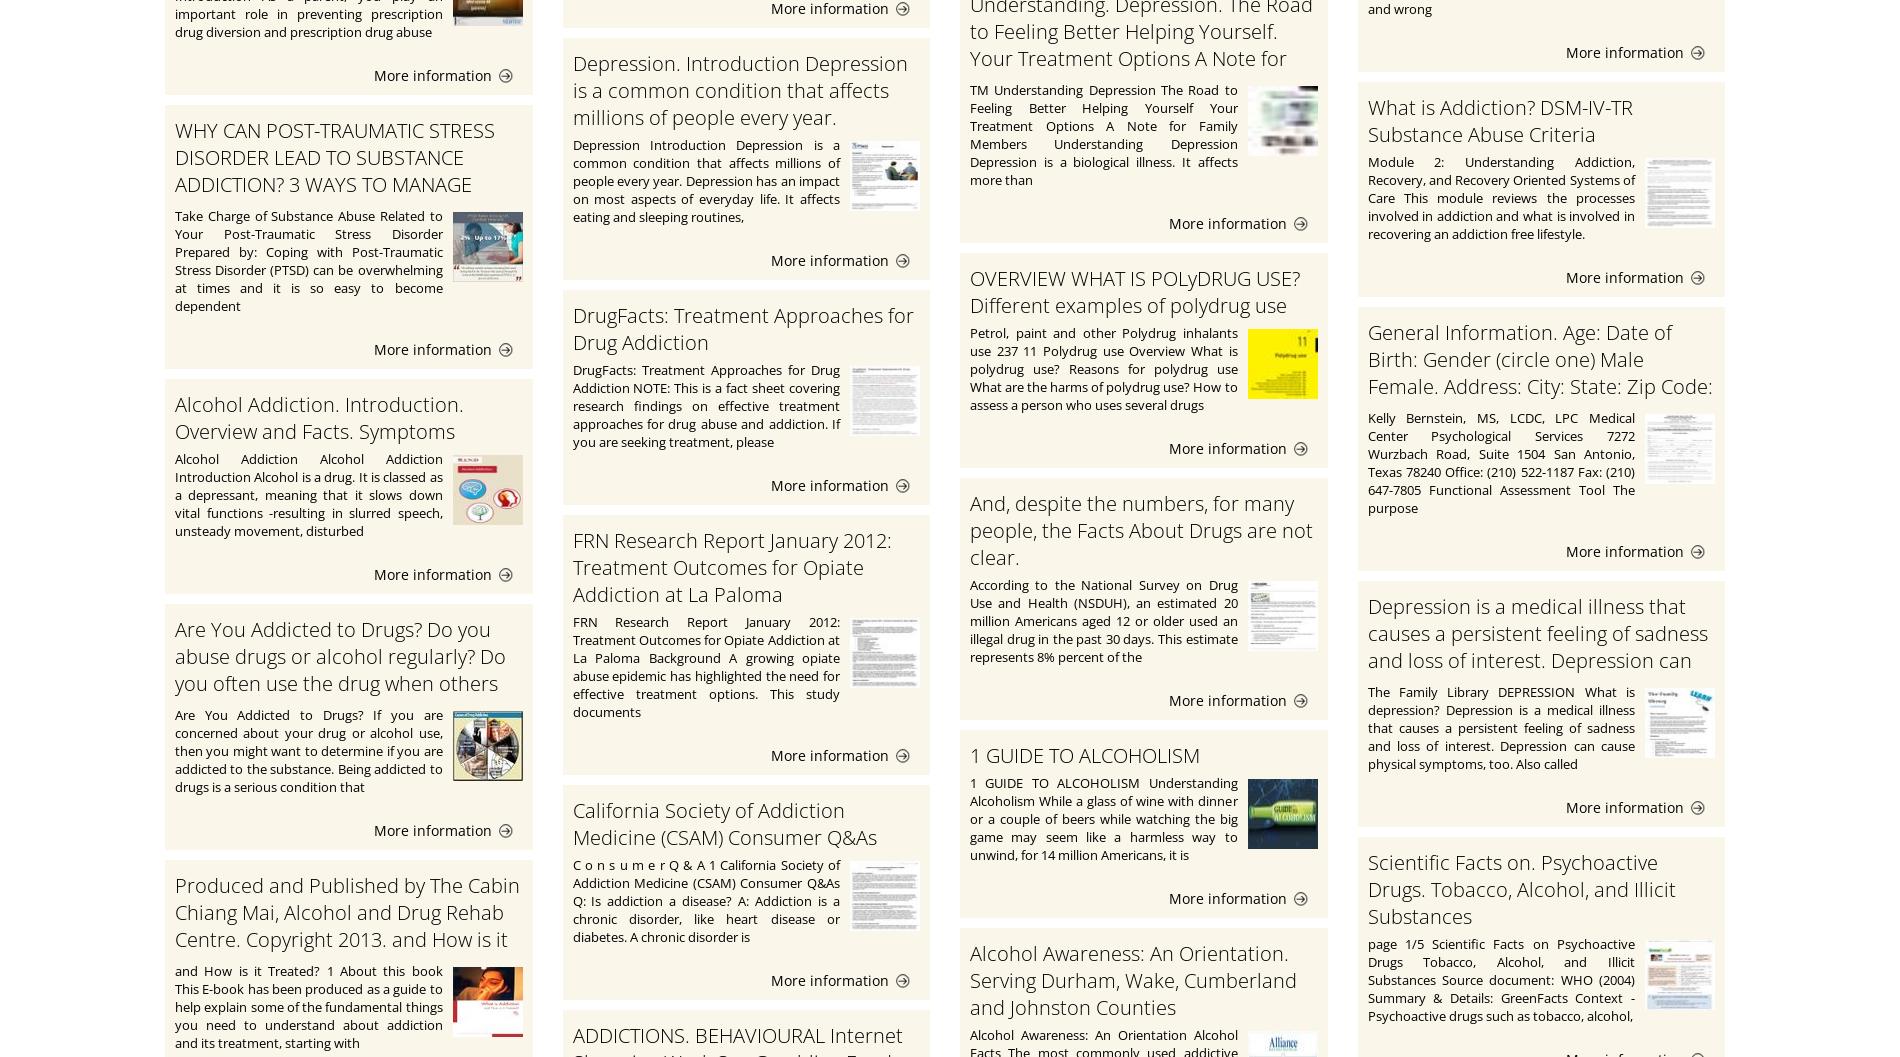 Image resolution: width=1900 pixels, height=1057 pixels. Describe the element at coordinates (1133, 980) in the screenshot. I see `'Alcohol Awareness: An Orientation. Serving Durham, Wake, Cumberland and Johnston Counties'` at that location.